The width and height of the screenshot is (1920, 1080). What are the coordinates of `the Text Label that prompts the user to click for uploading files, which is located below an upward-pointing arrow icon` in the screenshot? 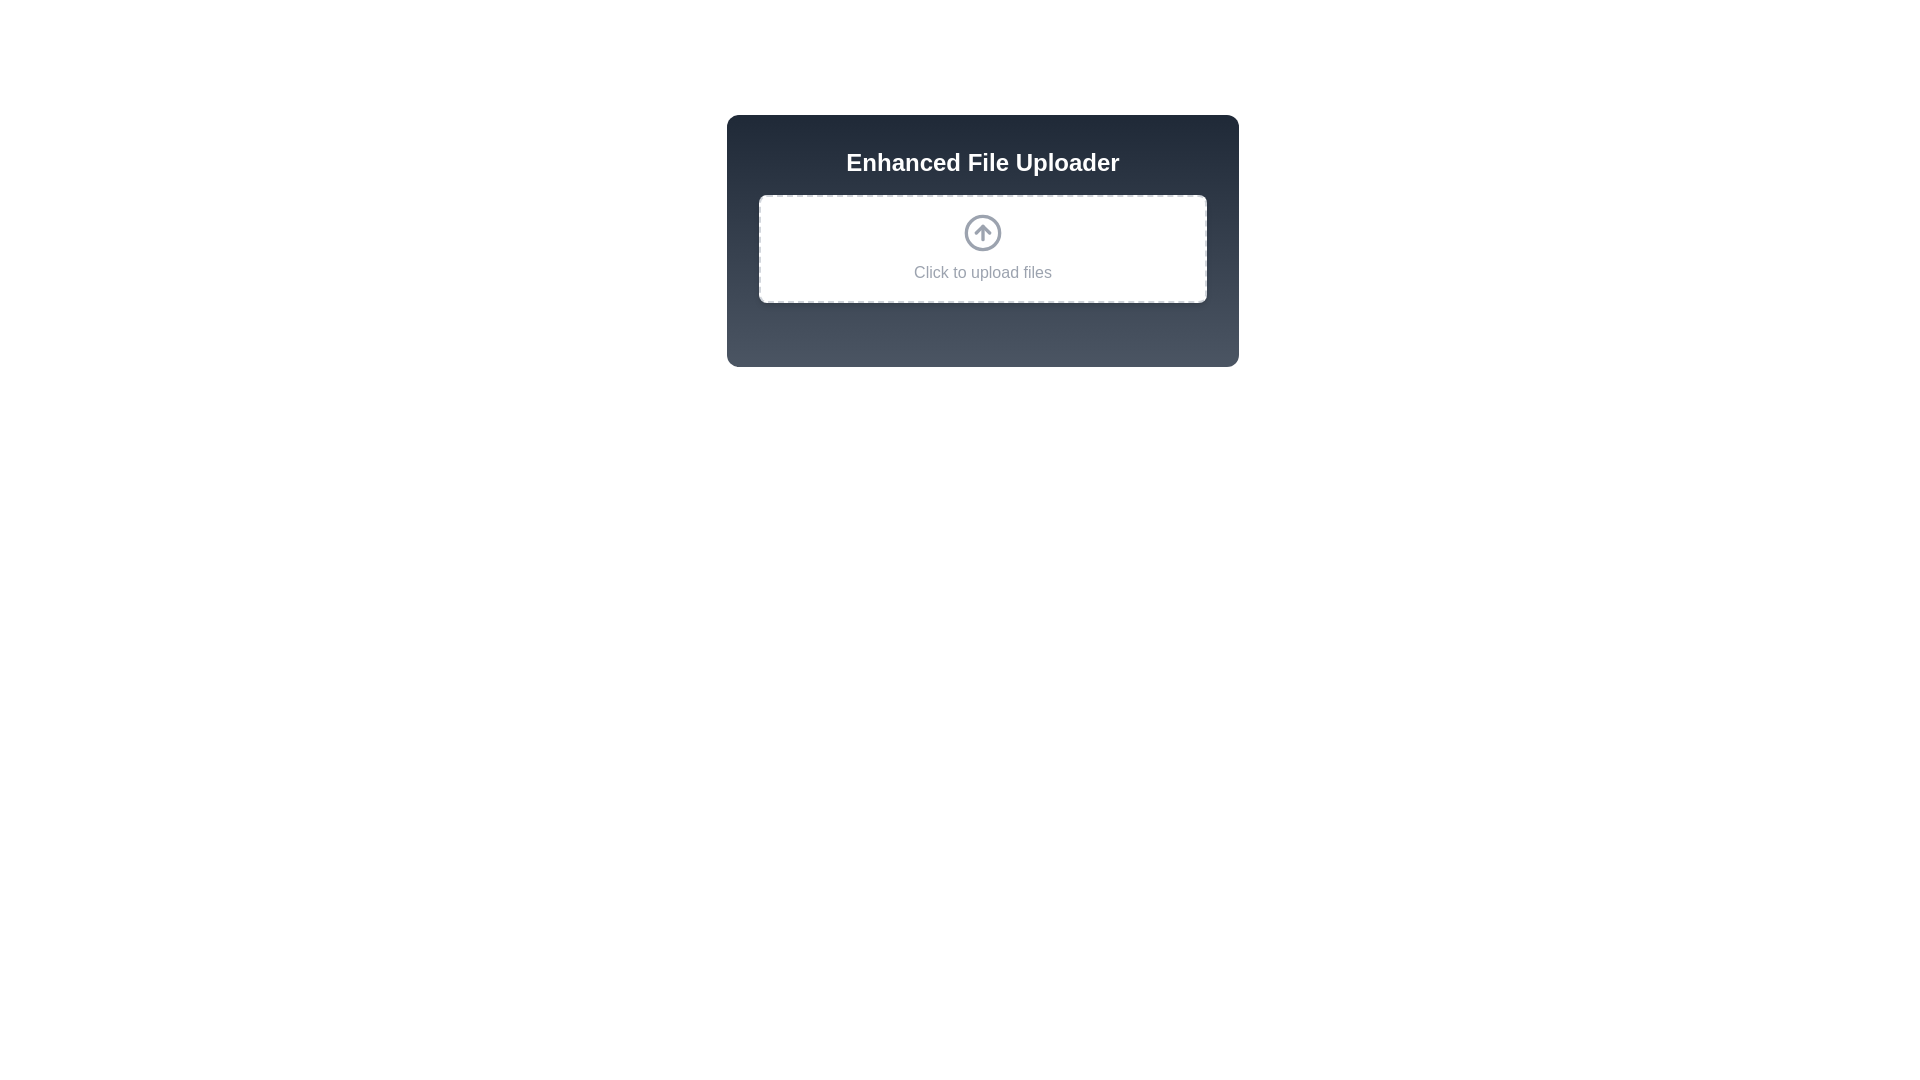 It's located at (983, 273).